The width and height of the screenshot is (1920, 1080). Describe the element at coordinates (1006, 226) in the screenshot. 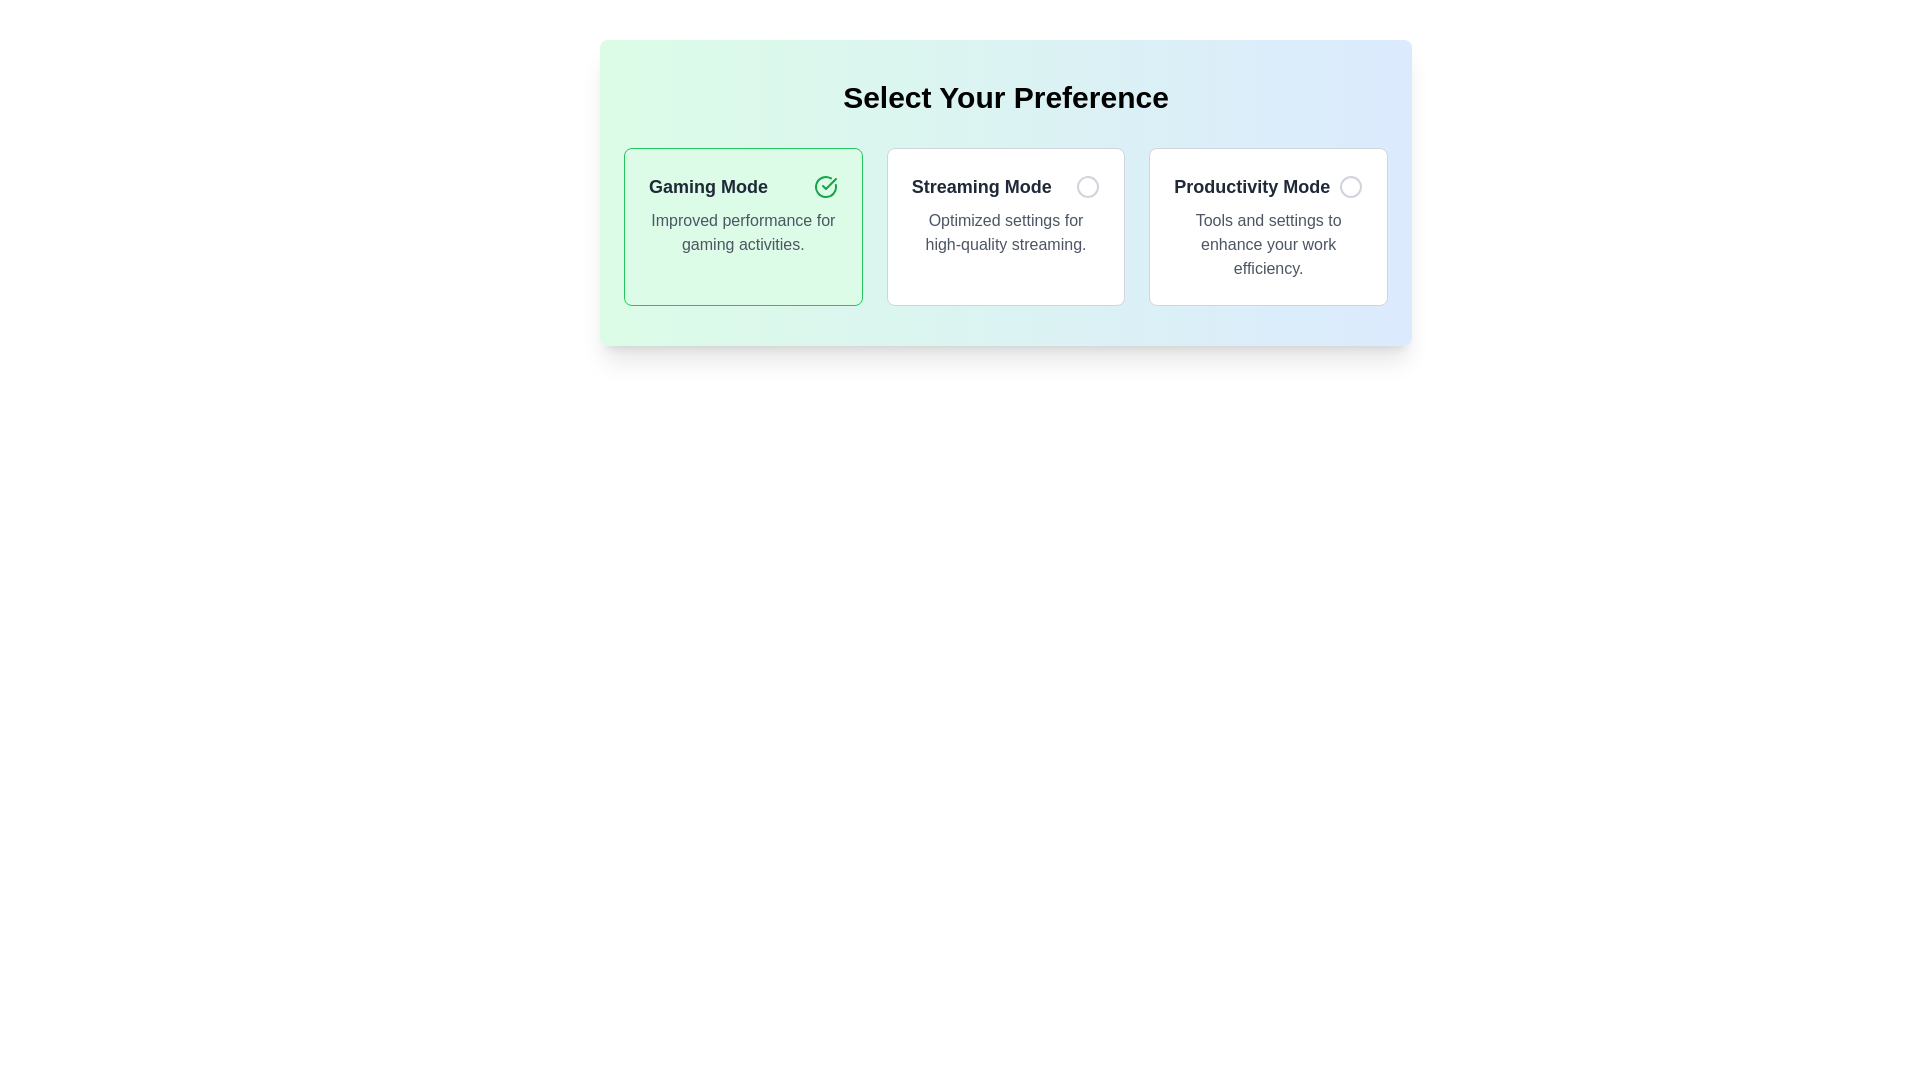

I see `the second selectable card in the 'Select Your Preference' grid` at that location.